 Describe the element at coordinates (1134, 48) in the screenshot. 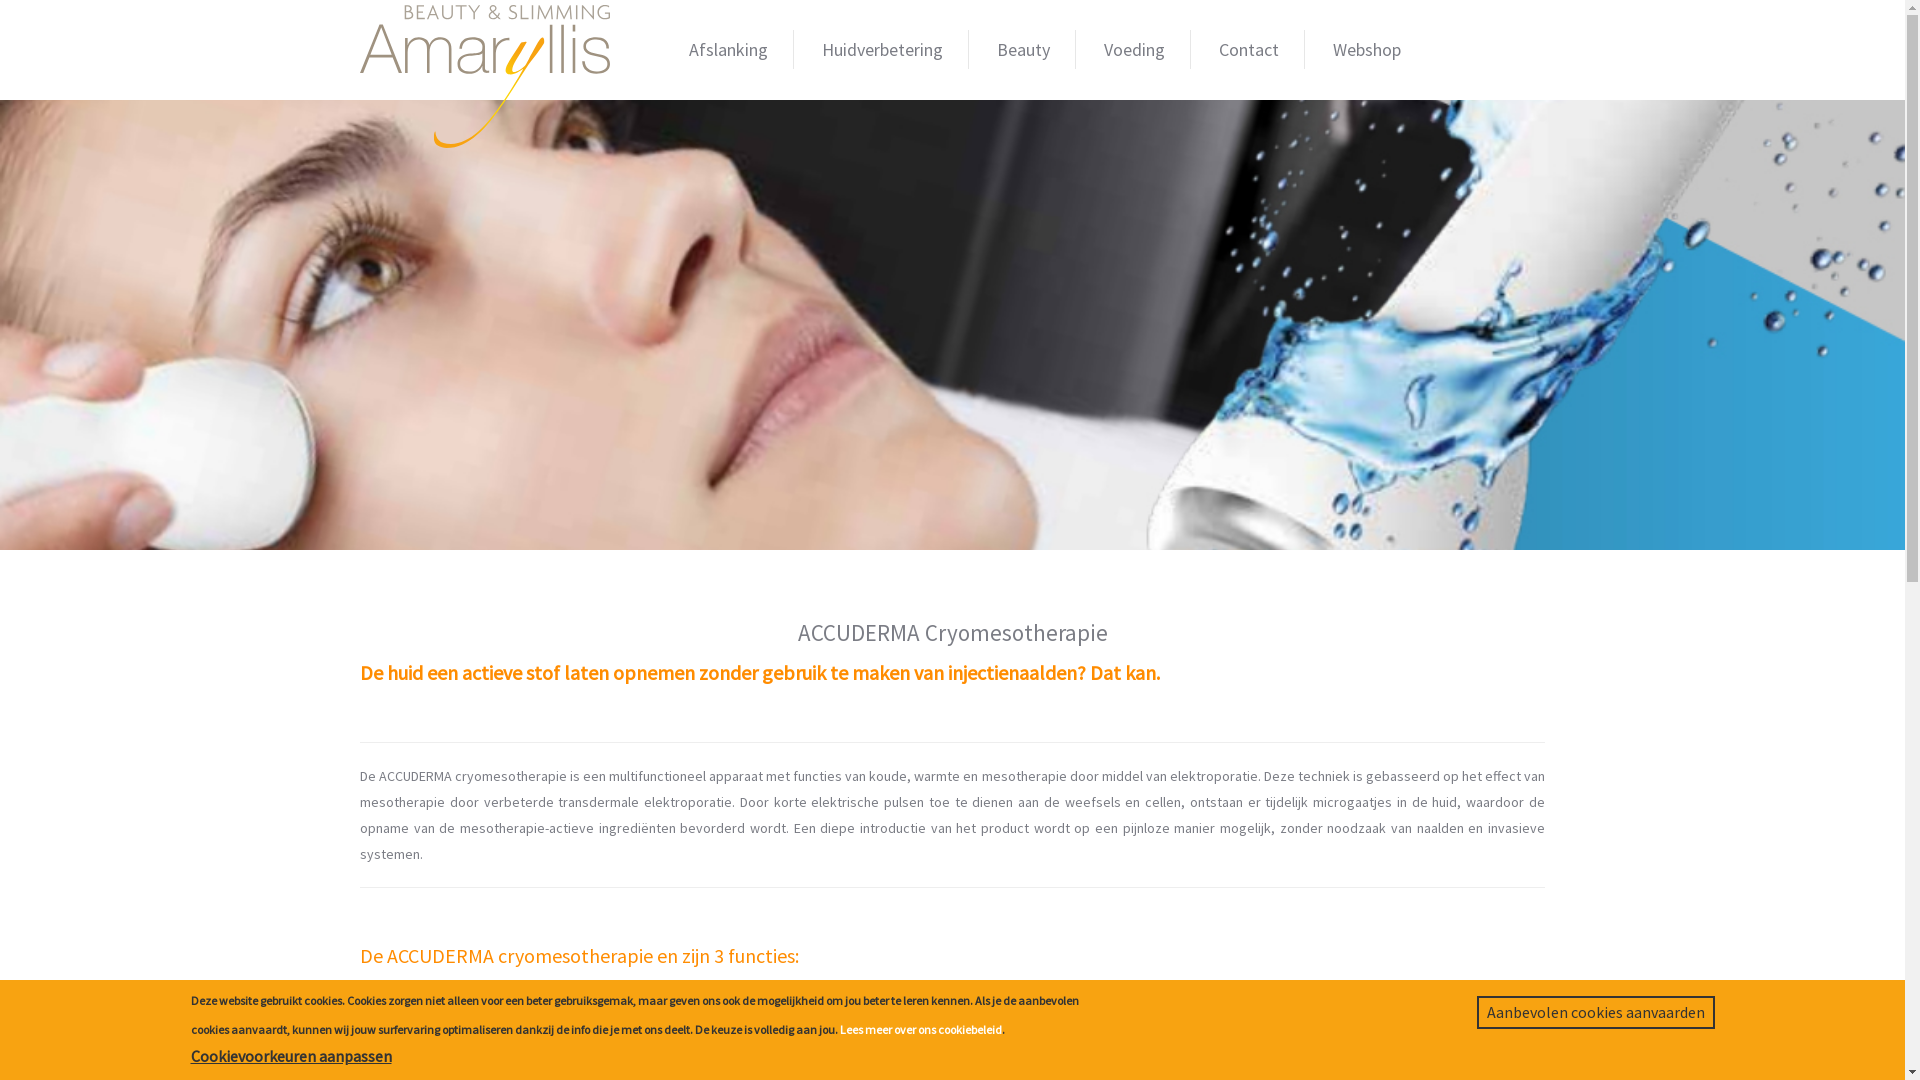

I see `'Voeding'` at that location.